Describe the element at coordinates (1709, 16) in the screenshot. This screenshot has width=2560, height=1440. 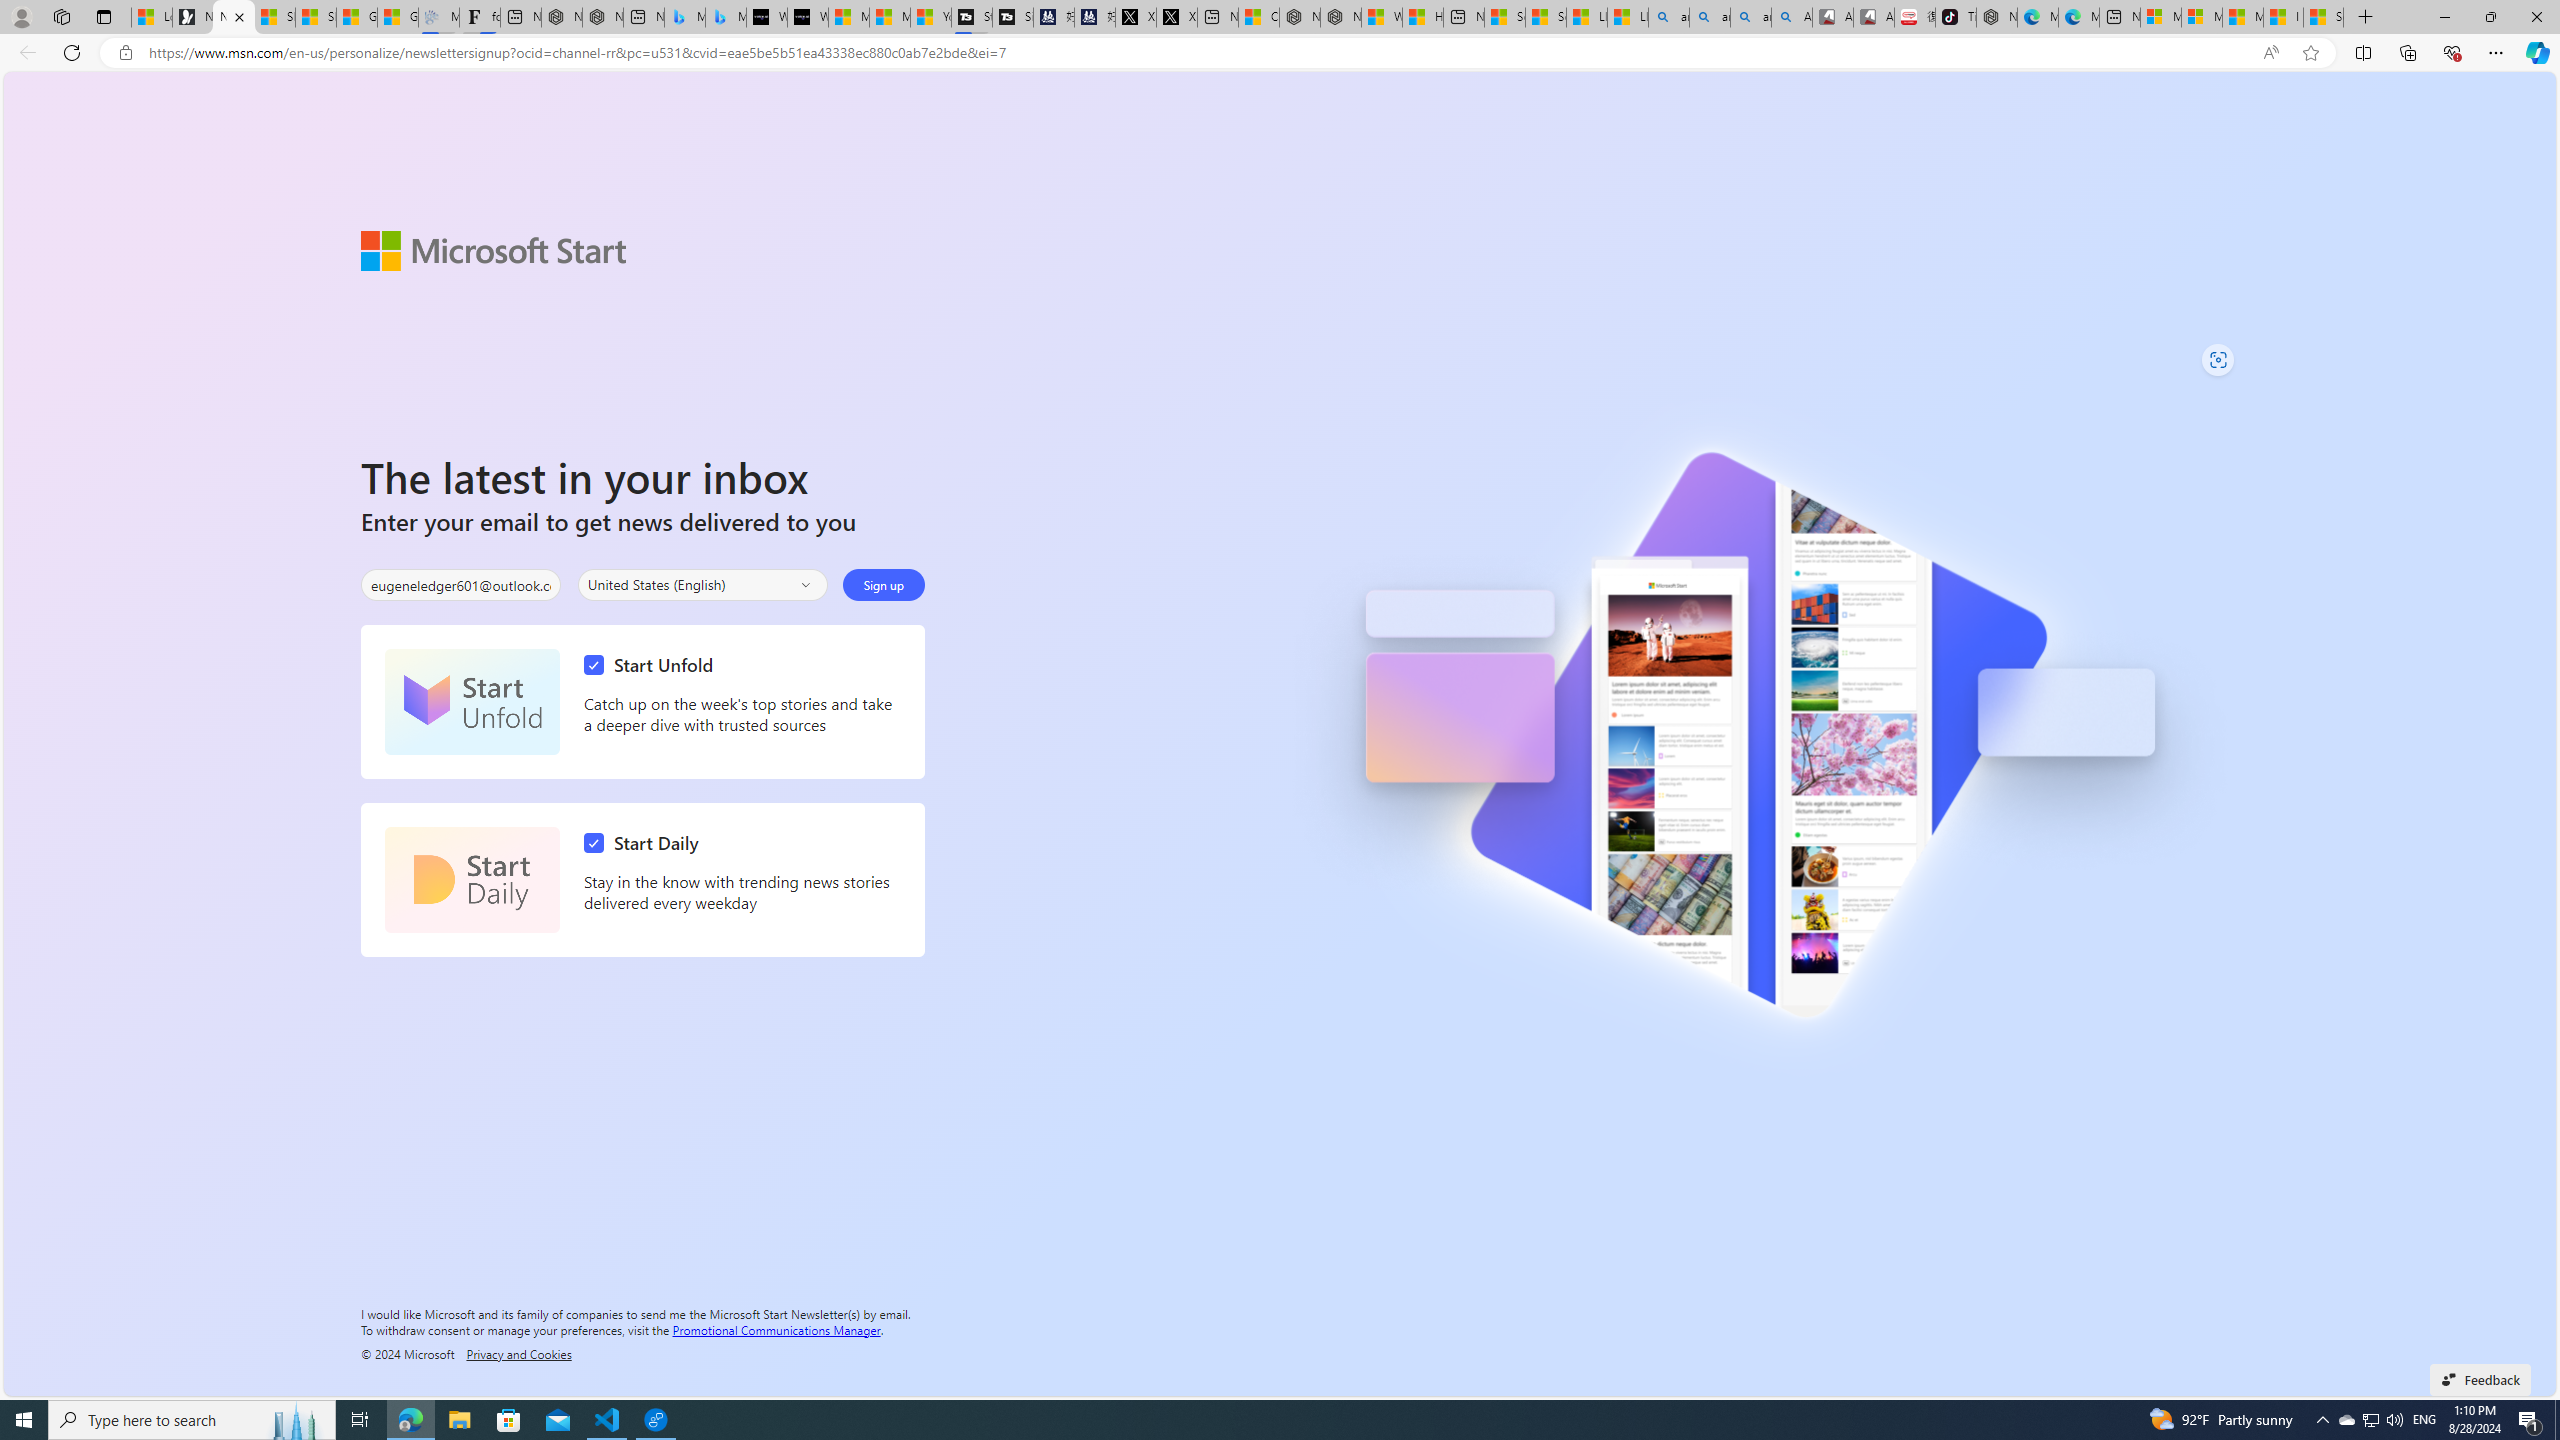
I see `'amazon - Search'` at that location.